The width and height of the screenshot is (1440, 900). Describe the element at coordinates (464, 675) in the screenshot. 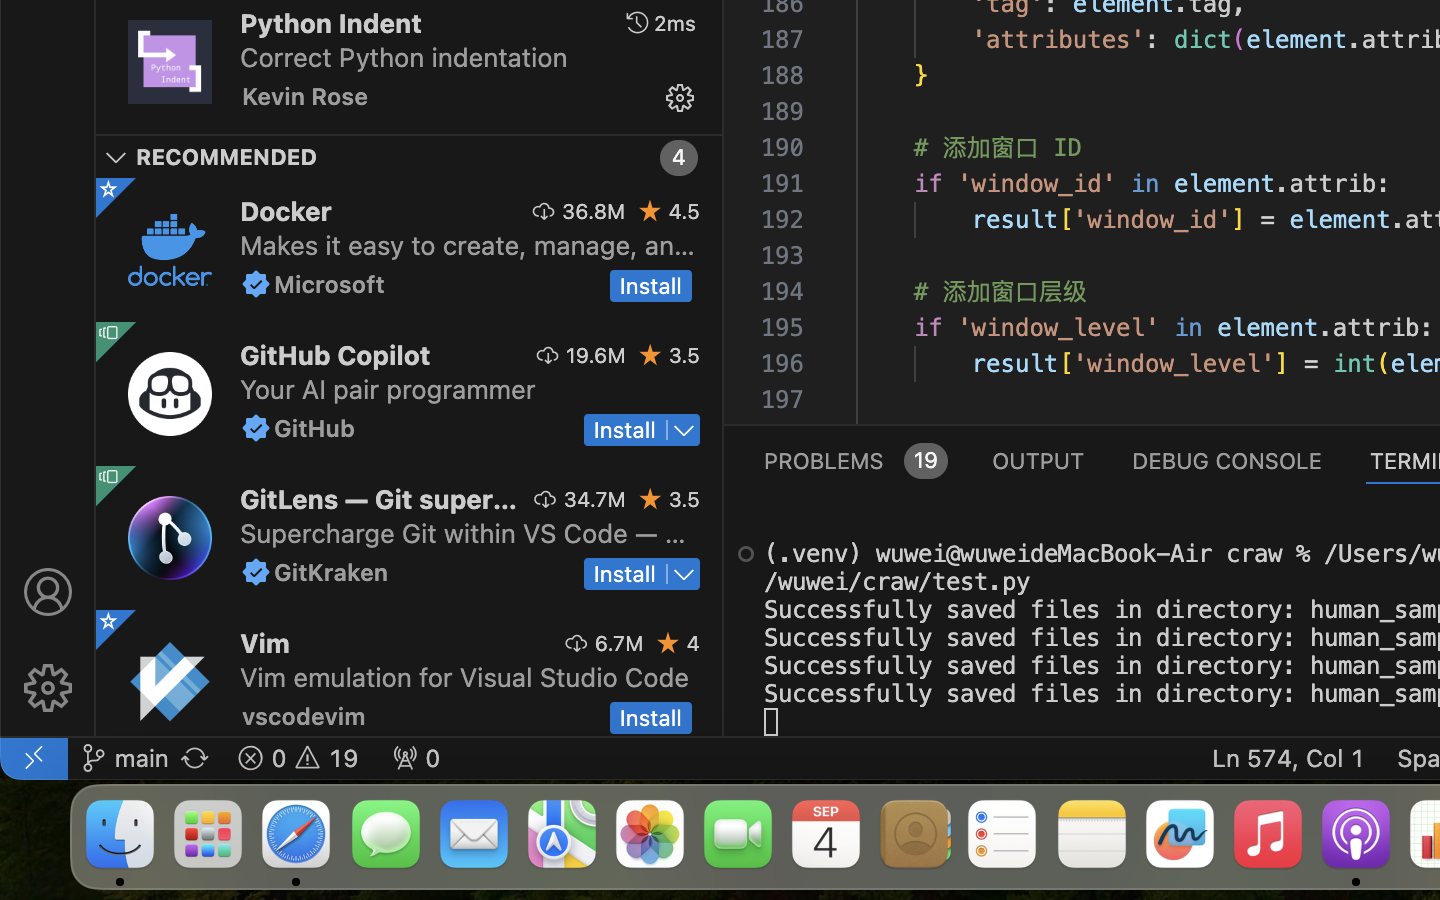

I see `'Vim emulation for Visual Studio Code'` at that location.